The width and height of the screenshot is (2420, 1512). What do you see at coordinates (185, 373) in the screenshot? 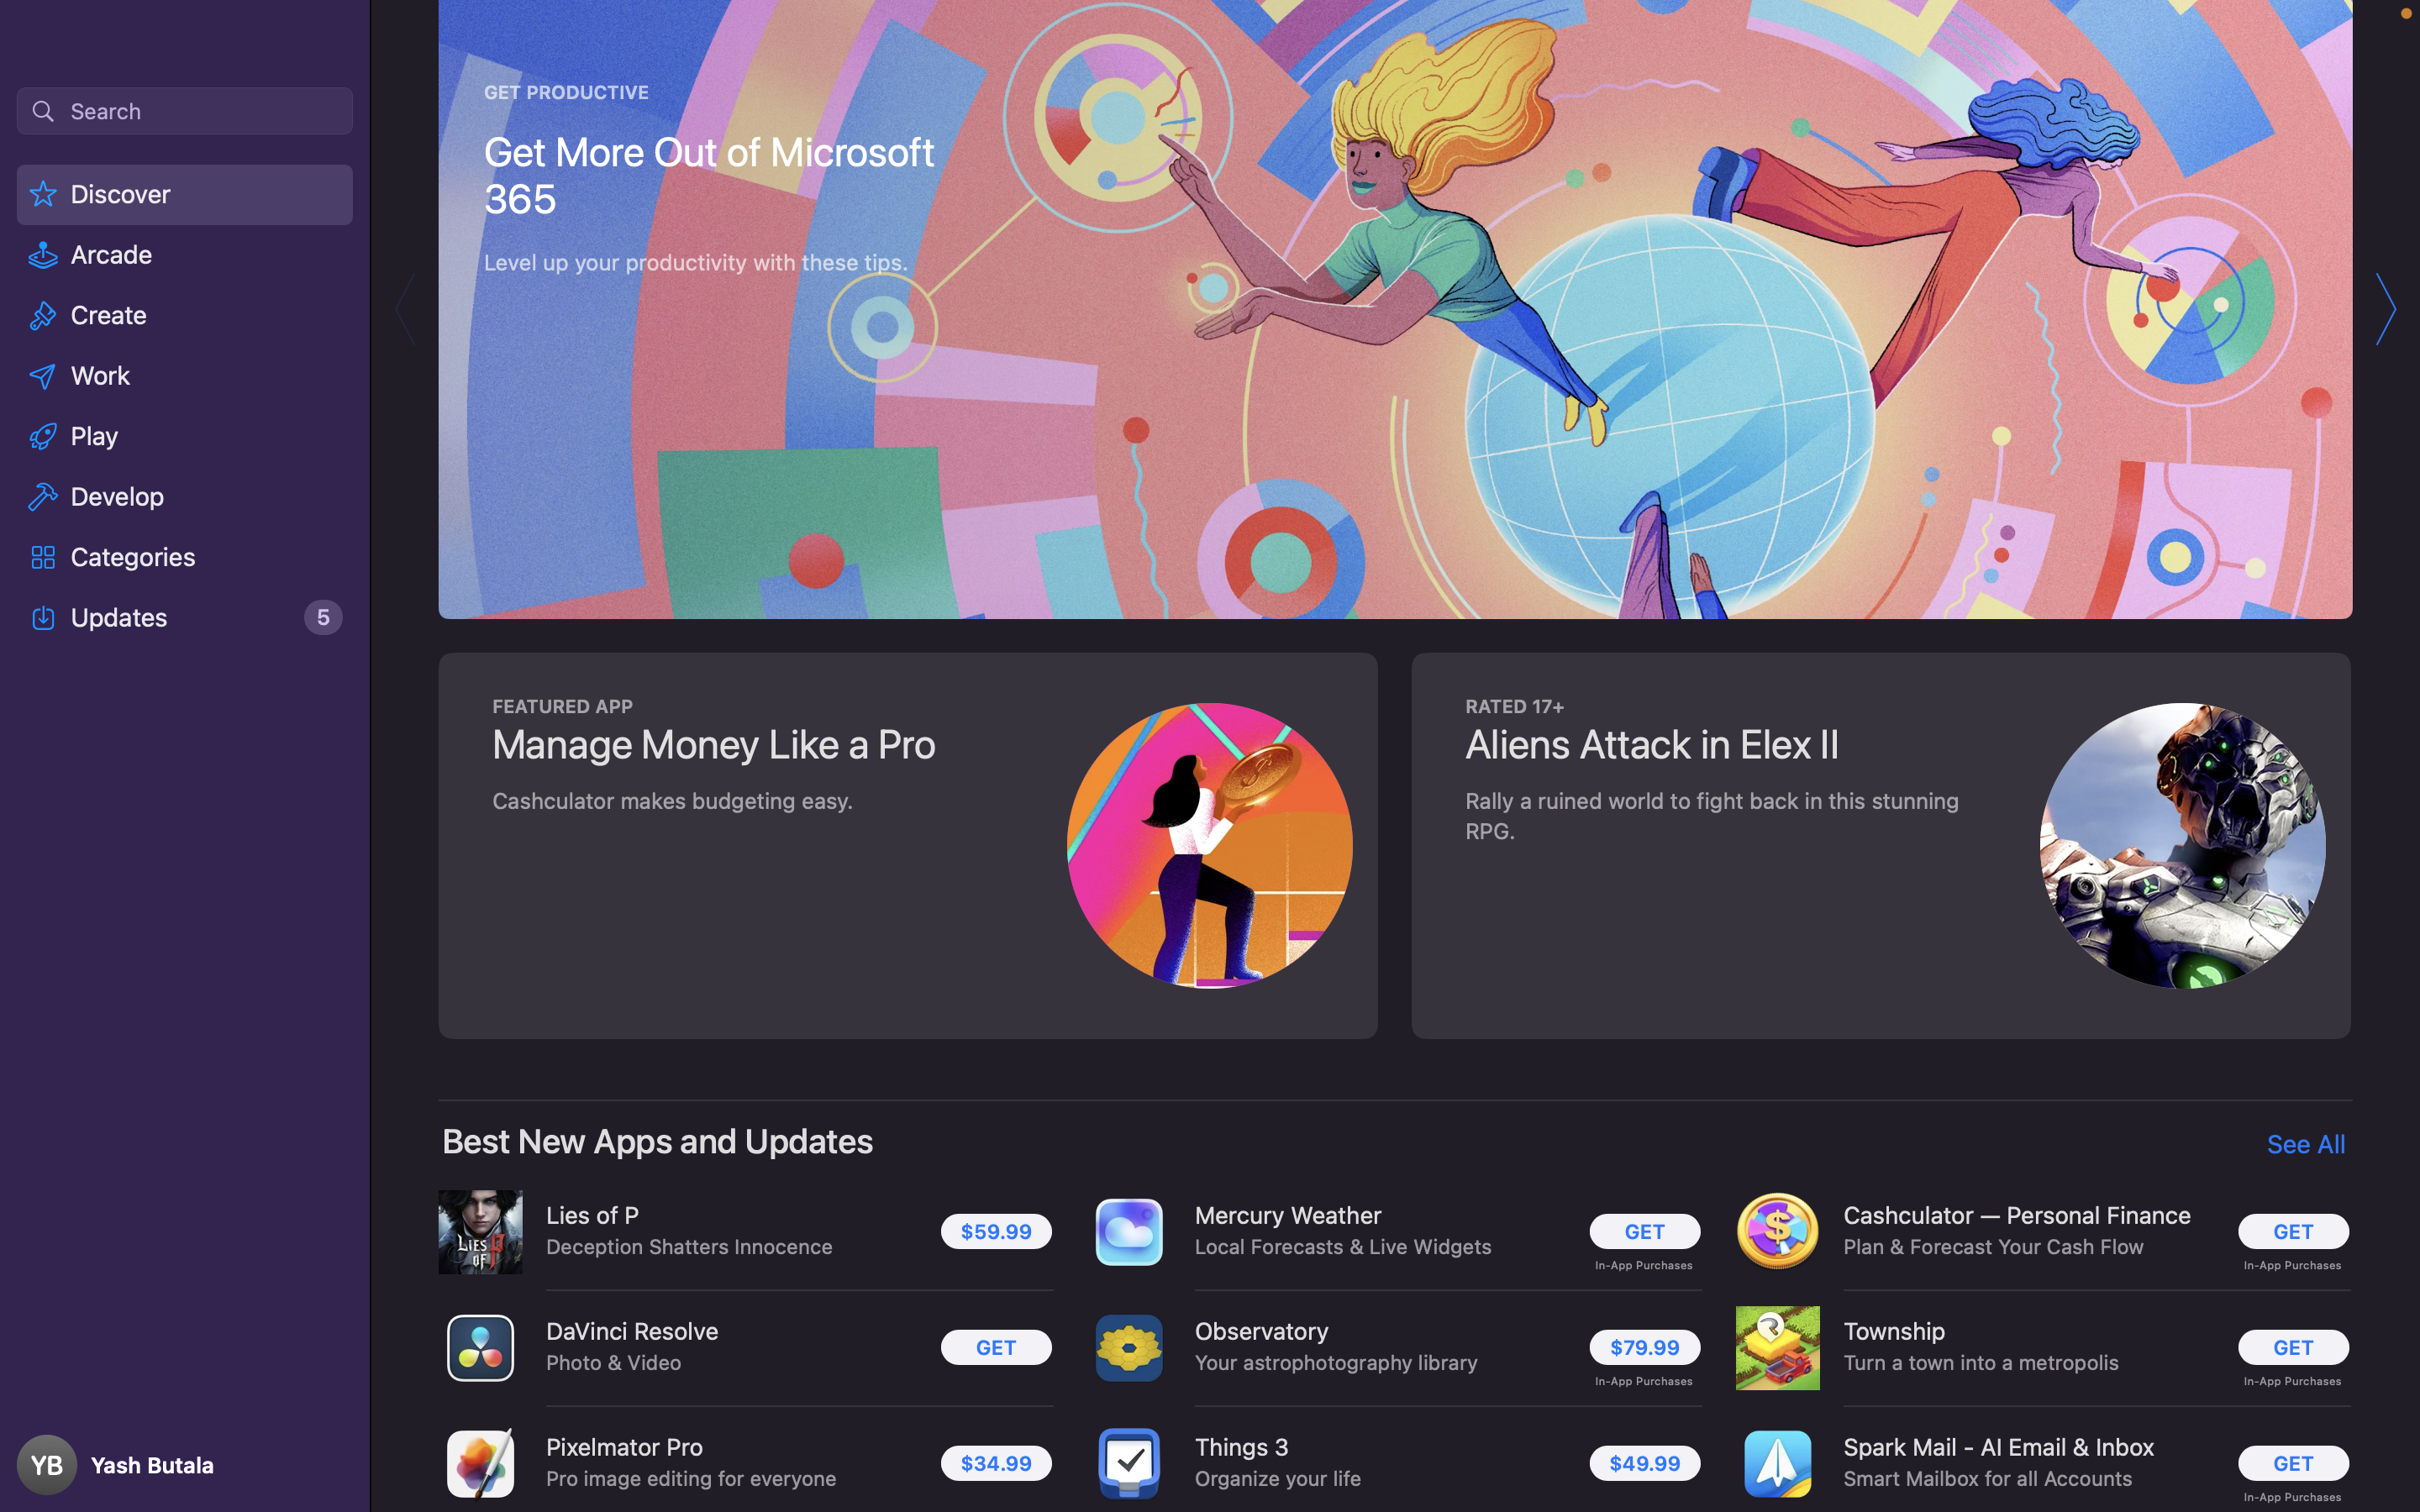
I see `the "Work" option` at bounding box center [185, 373].